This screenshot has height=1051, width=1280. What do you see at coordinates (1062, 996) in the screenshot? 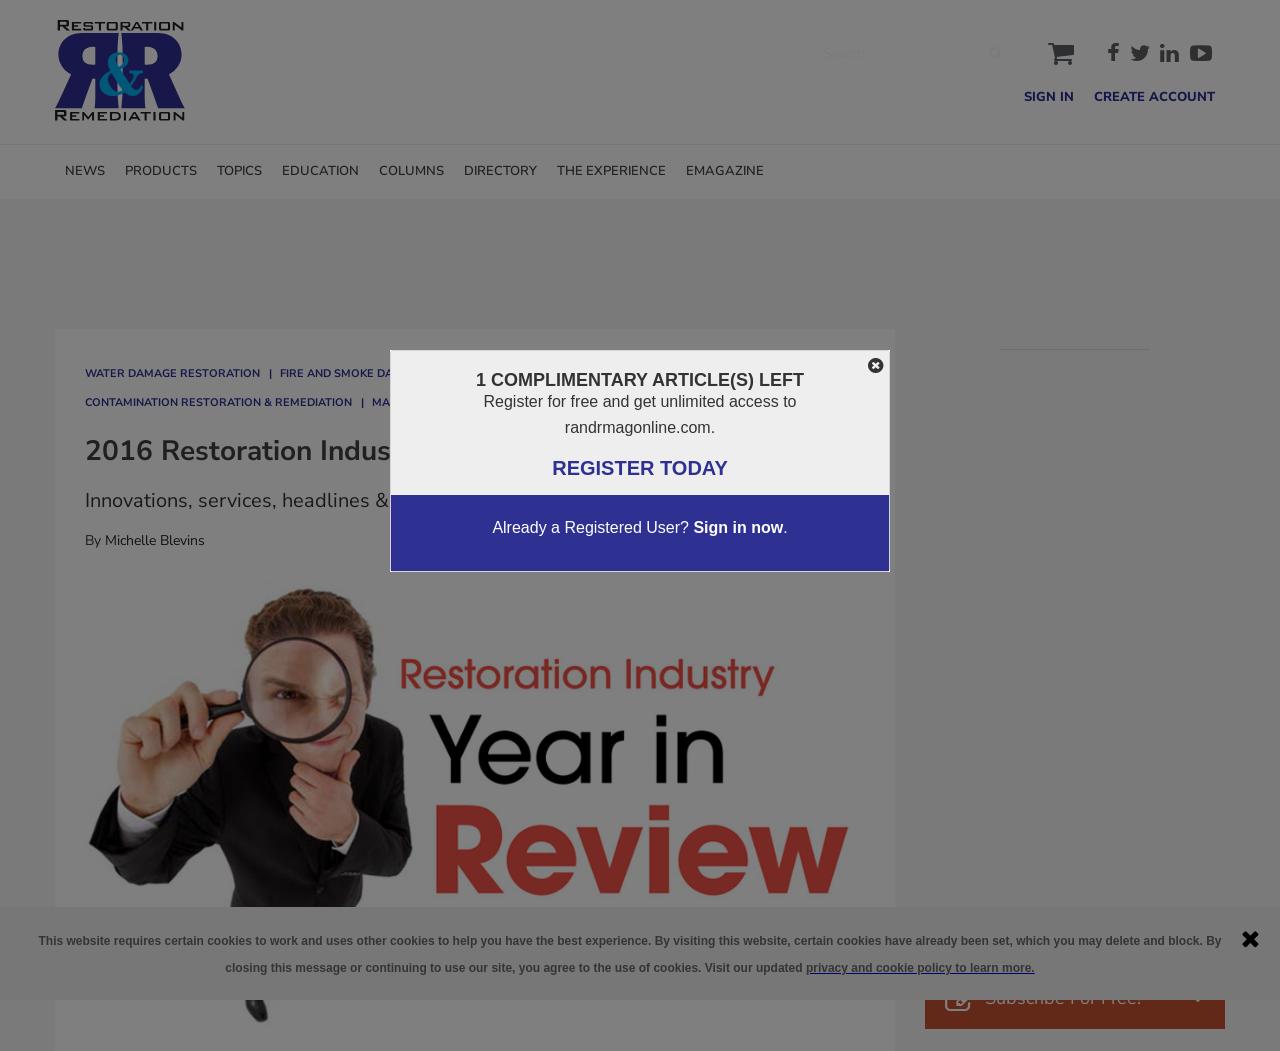
I see `'Subscribe For Free!'` at bounding box center [1062, 996].